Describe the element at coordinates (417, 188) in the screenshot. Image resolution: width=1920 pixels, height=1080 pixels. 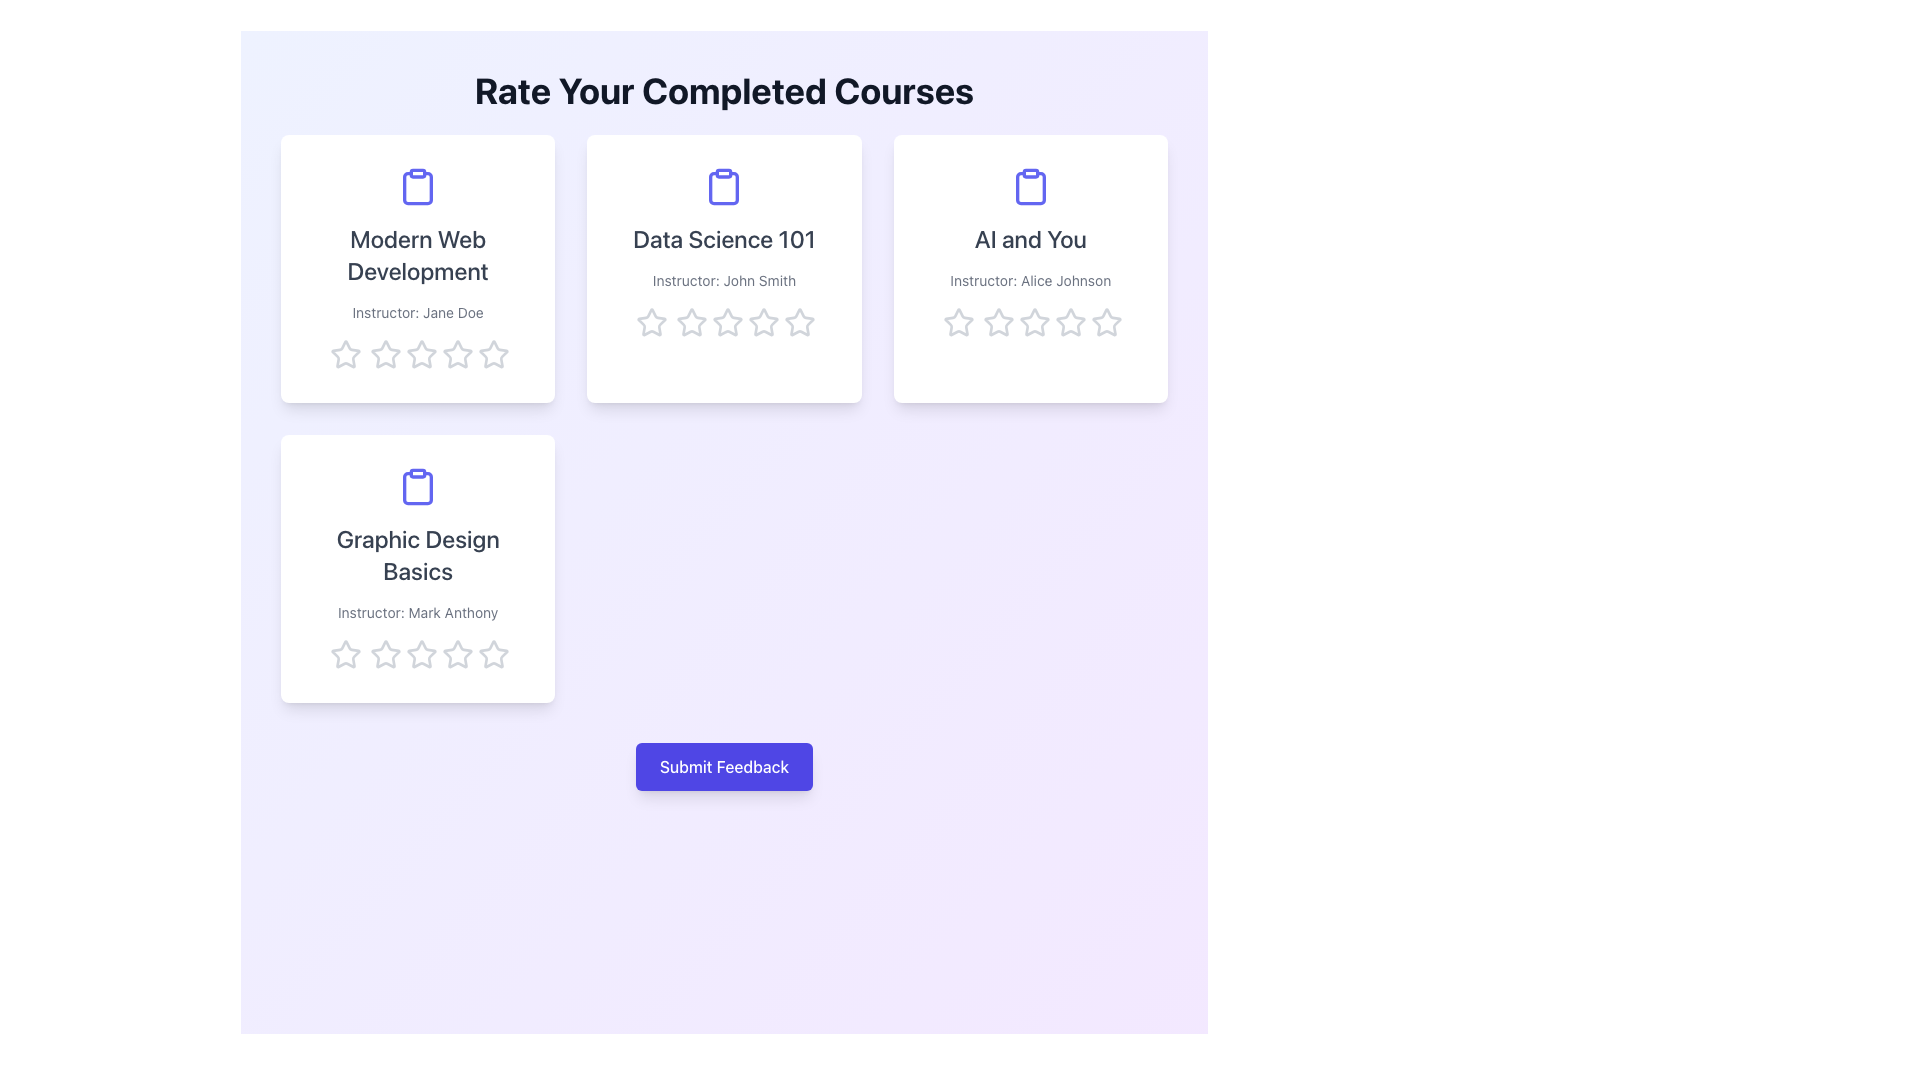
I see `the icon representing a category related to the card's subject, located in the top-left card of a 2x2 grid, above the text 'Modern Web Development'` at that location.